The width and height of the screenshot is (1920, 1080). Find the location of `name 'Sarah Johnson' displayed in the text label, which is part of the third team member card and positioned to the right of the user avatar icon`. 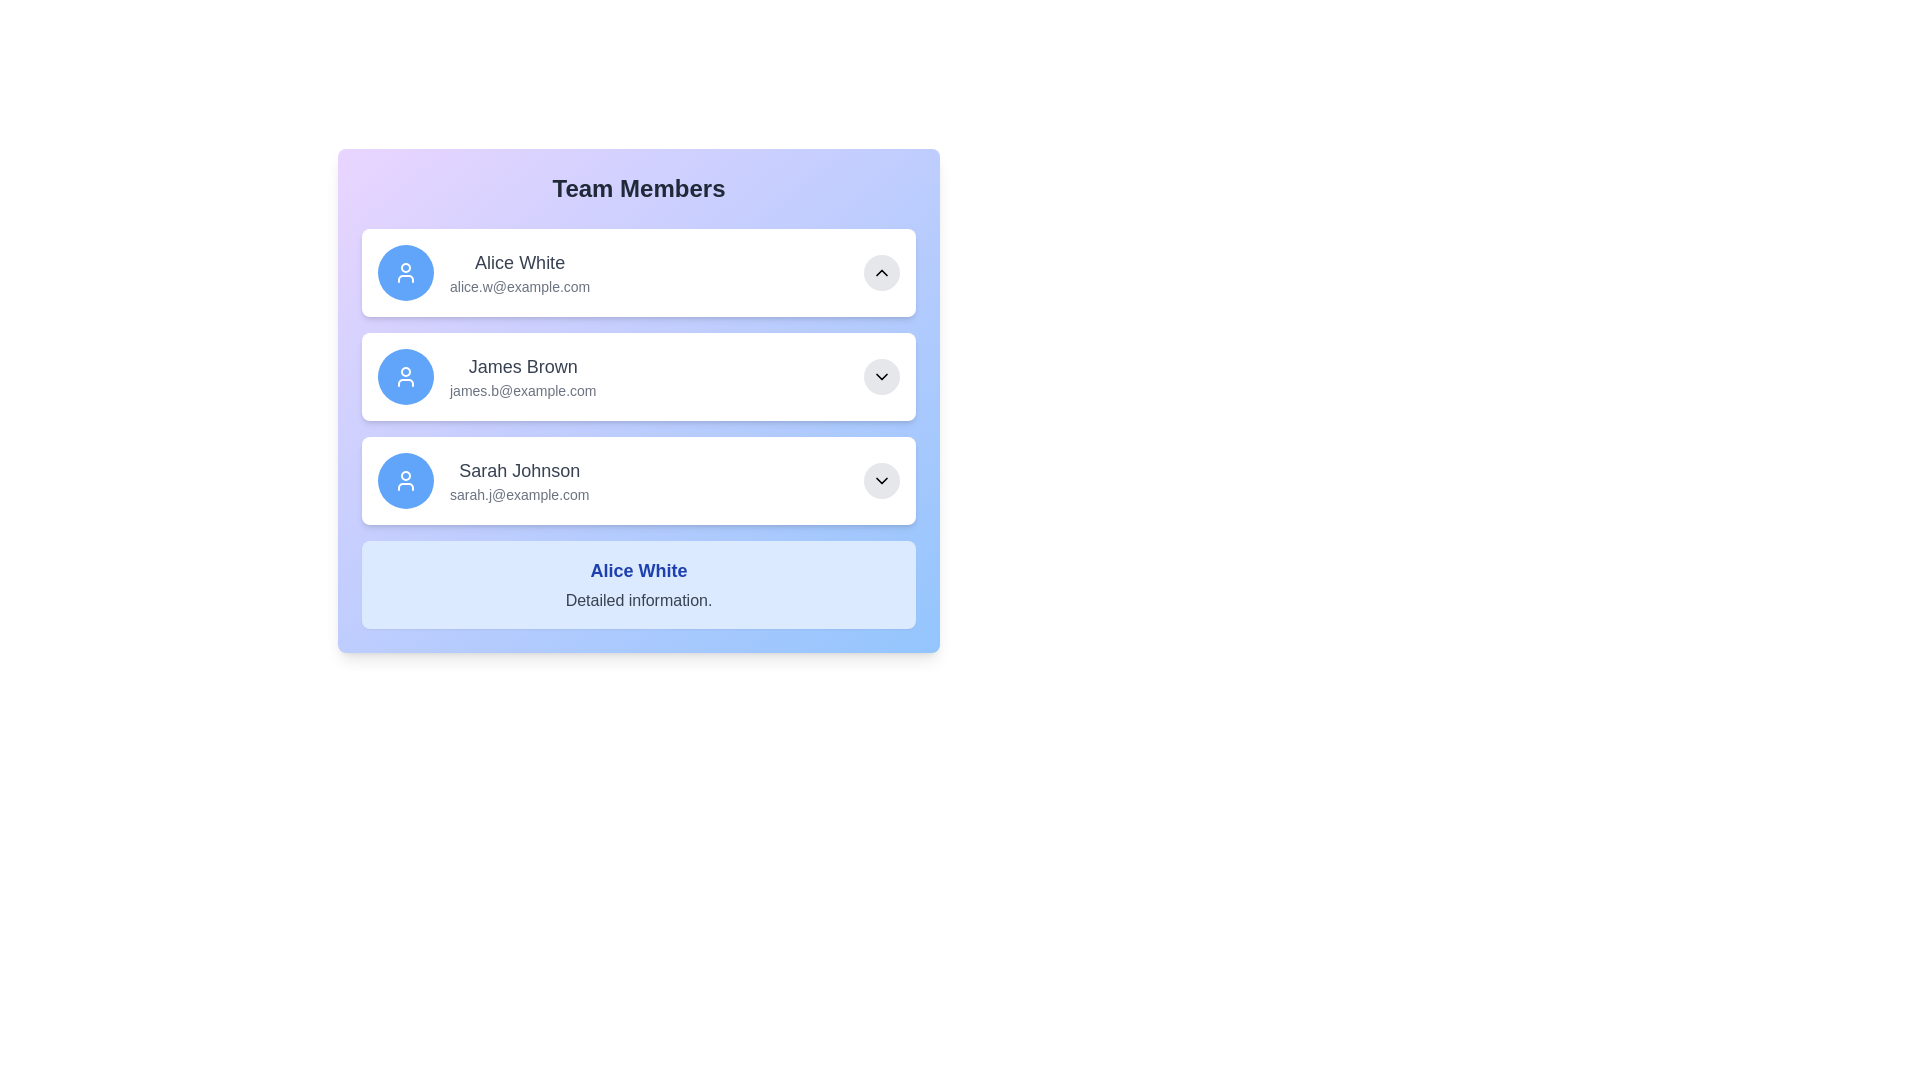

name 'Sarah Johnson' displayed in the text label, which is part of the third team member card and positioned to the right of the user avatar icon is located at coordinates (519, 470).